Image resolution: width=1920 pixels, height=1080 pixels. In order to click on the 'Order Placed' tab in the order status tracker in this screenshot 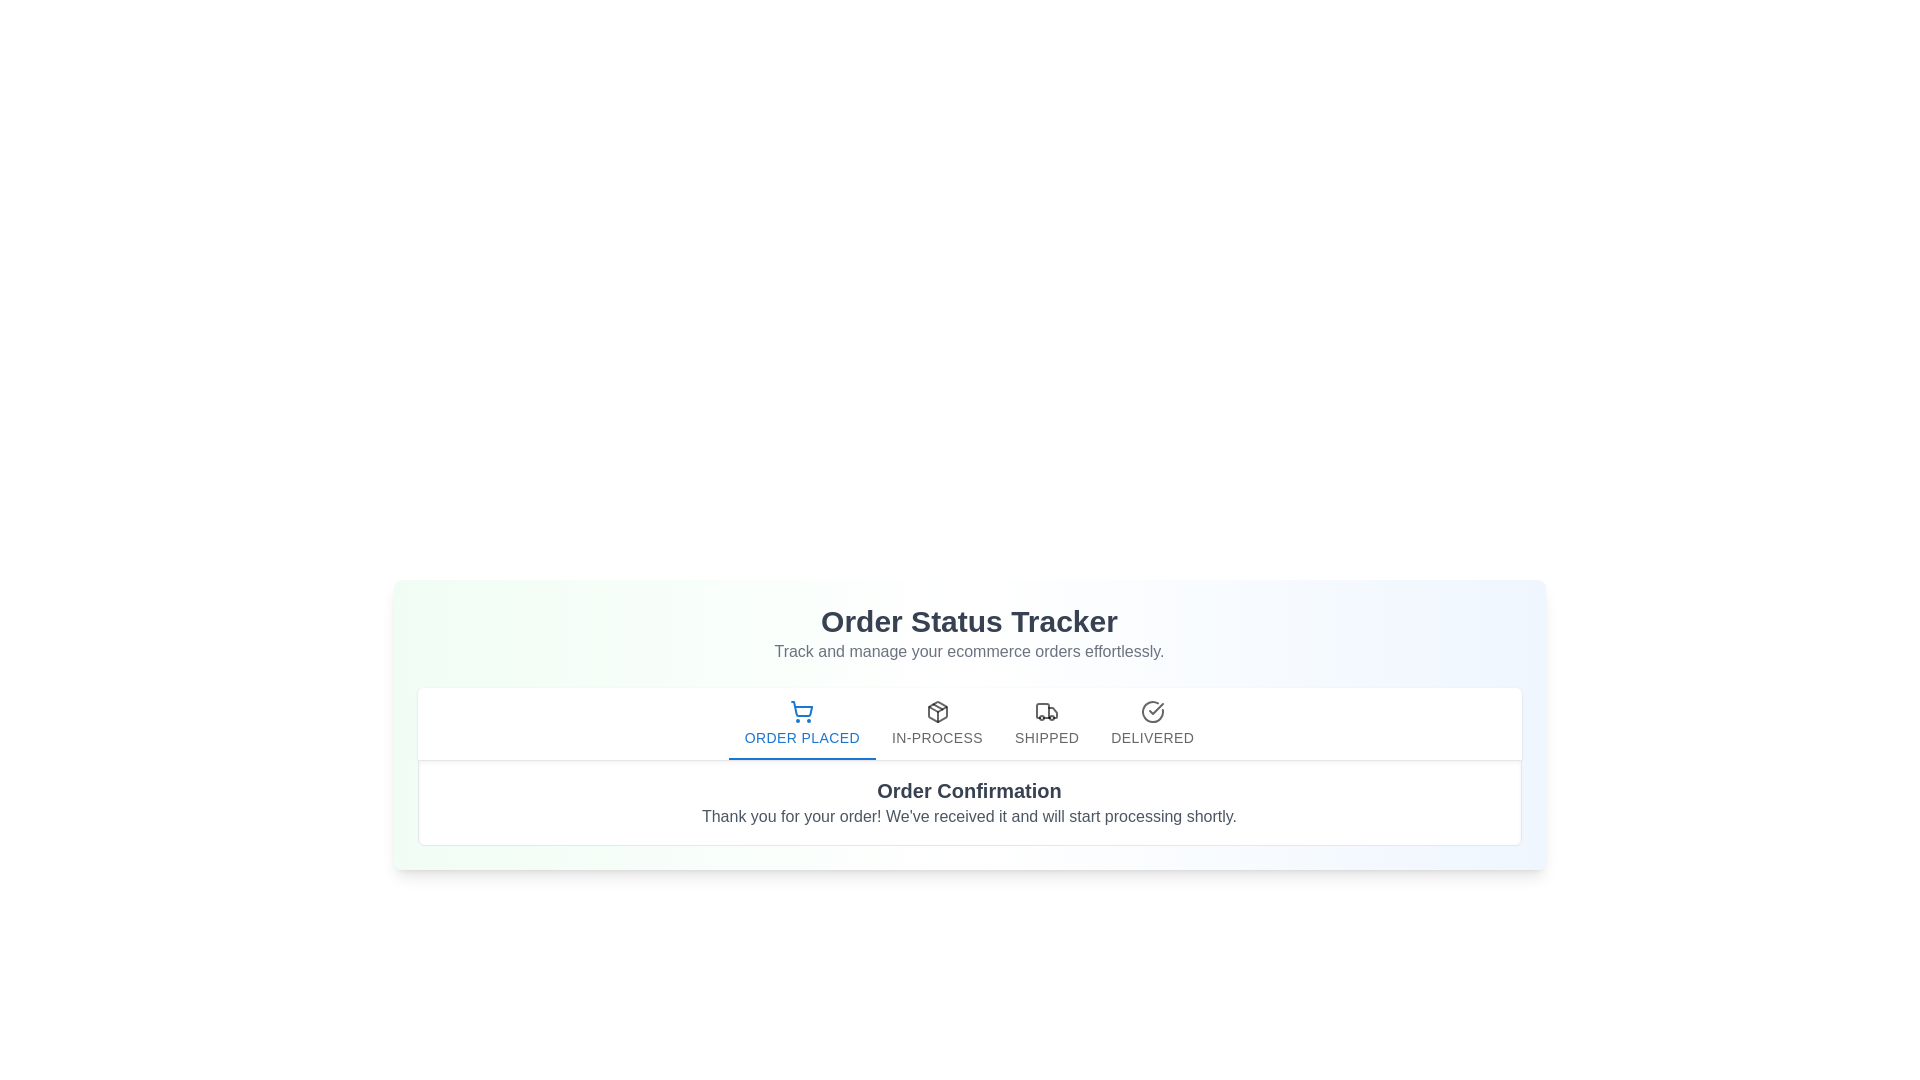, I will do `click(802, 724)`.